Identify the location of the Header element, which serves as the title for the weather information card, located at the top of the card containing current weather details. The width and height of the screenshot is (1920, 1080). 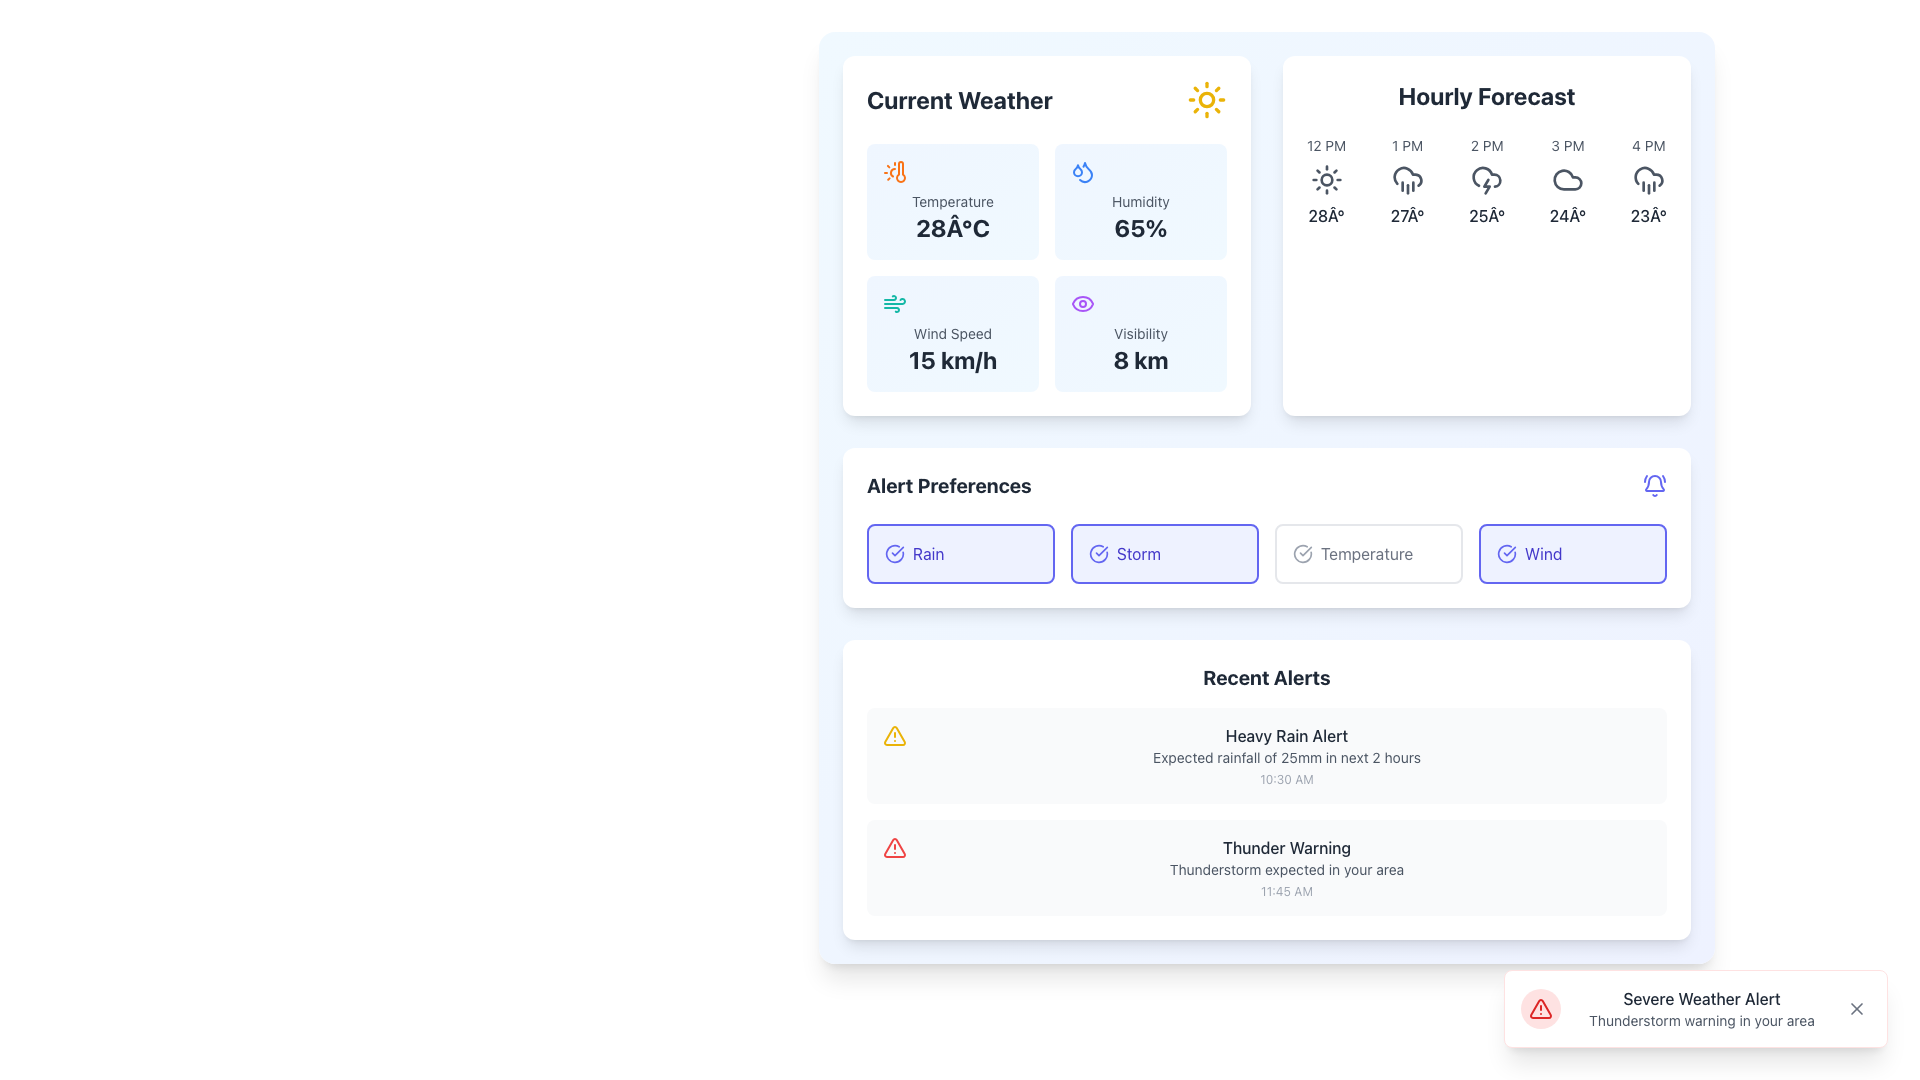
(1045, 100).